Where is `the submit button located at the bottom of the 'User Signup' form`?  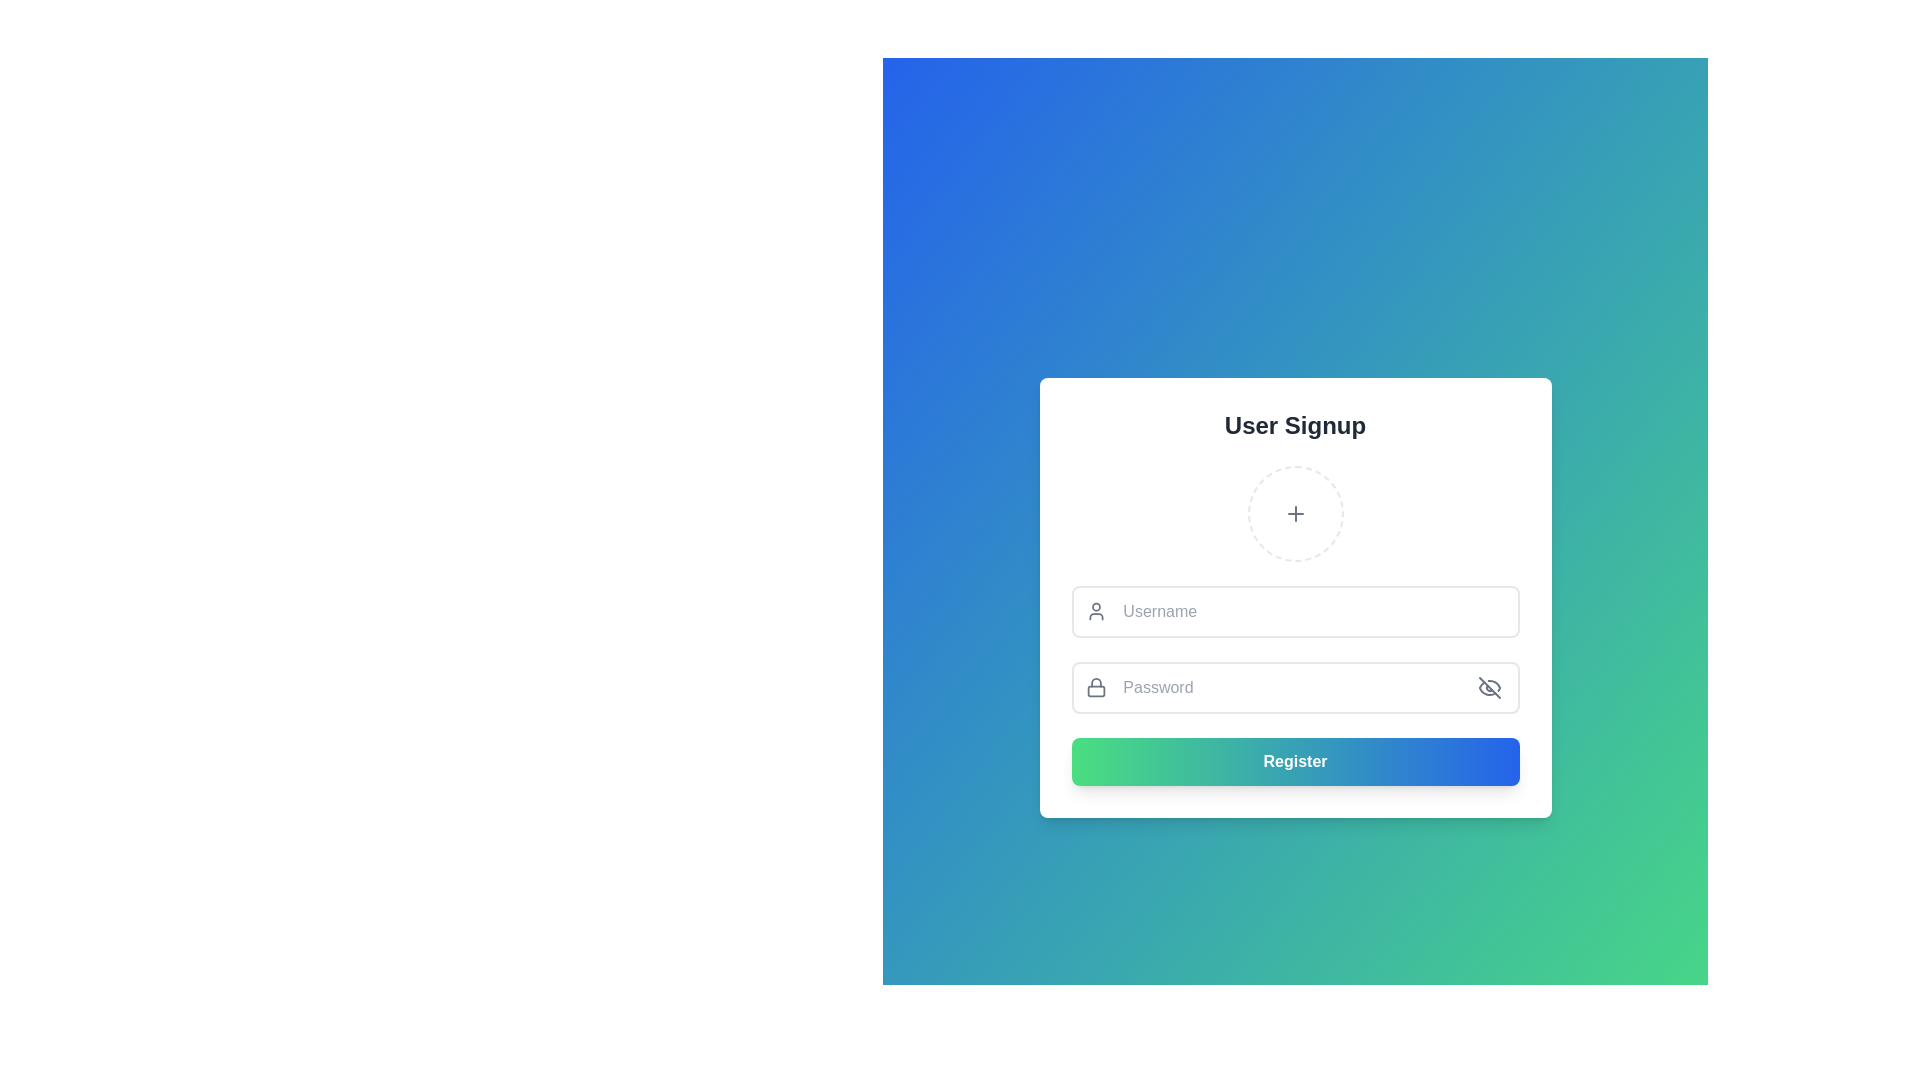
the submit button located at the bottom of the 'User Signup' form is located at coordinates (1295, 762).